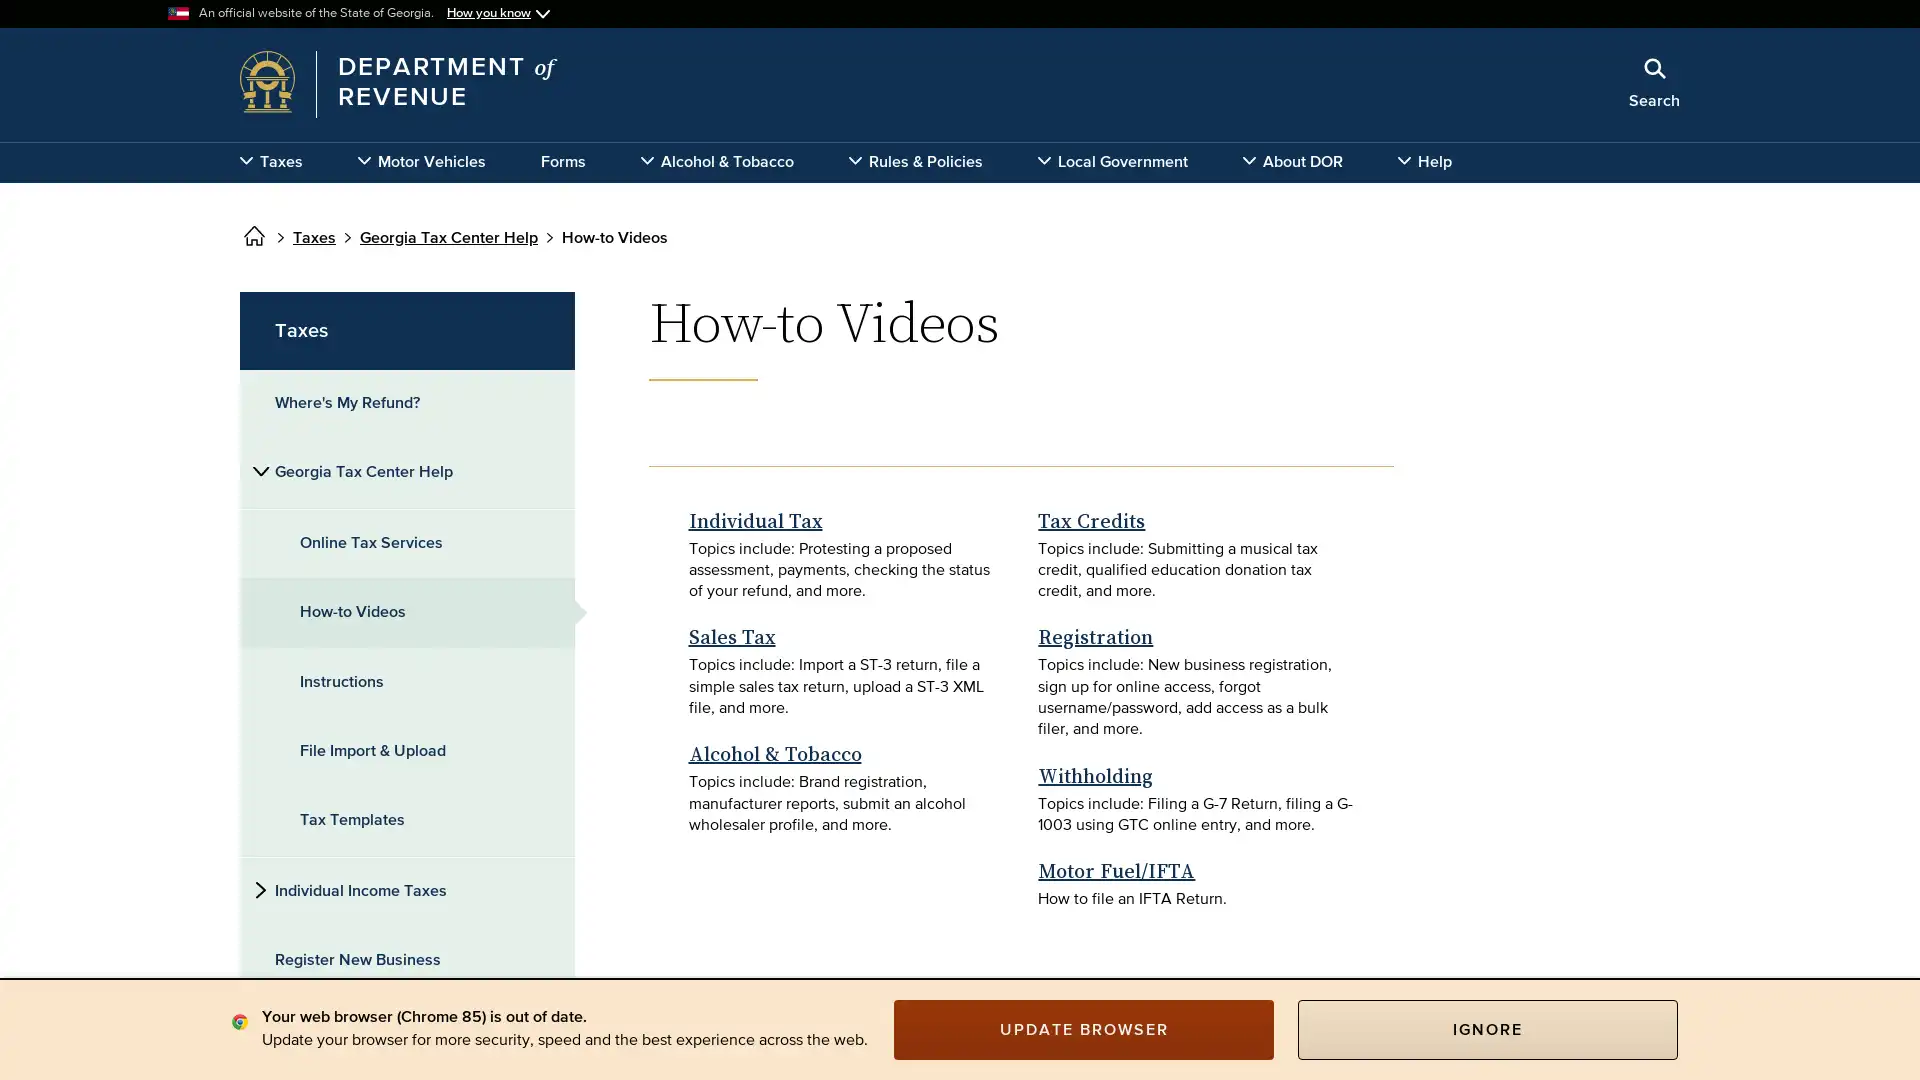 The height and width of the screenshot is (1080, 1920). Describe the element at coordinates (1657, 62) in the screenshot. I see `Close` at that location.